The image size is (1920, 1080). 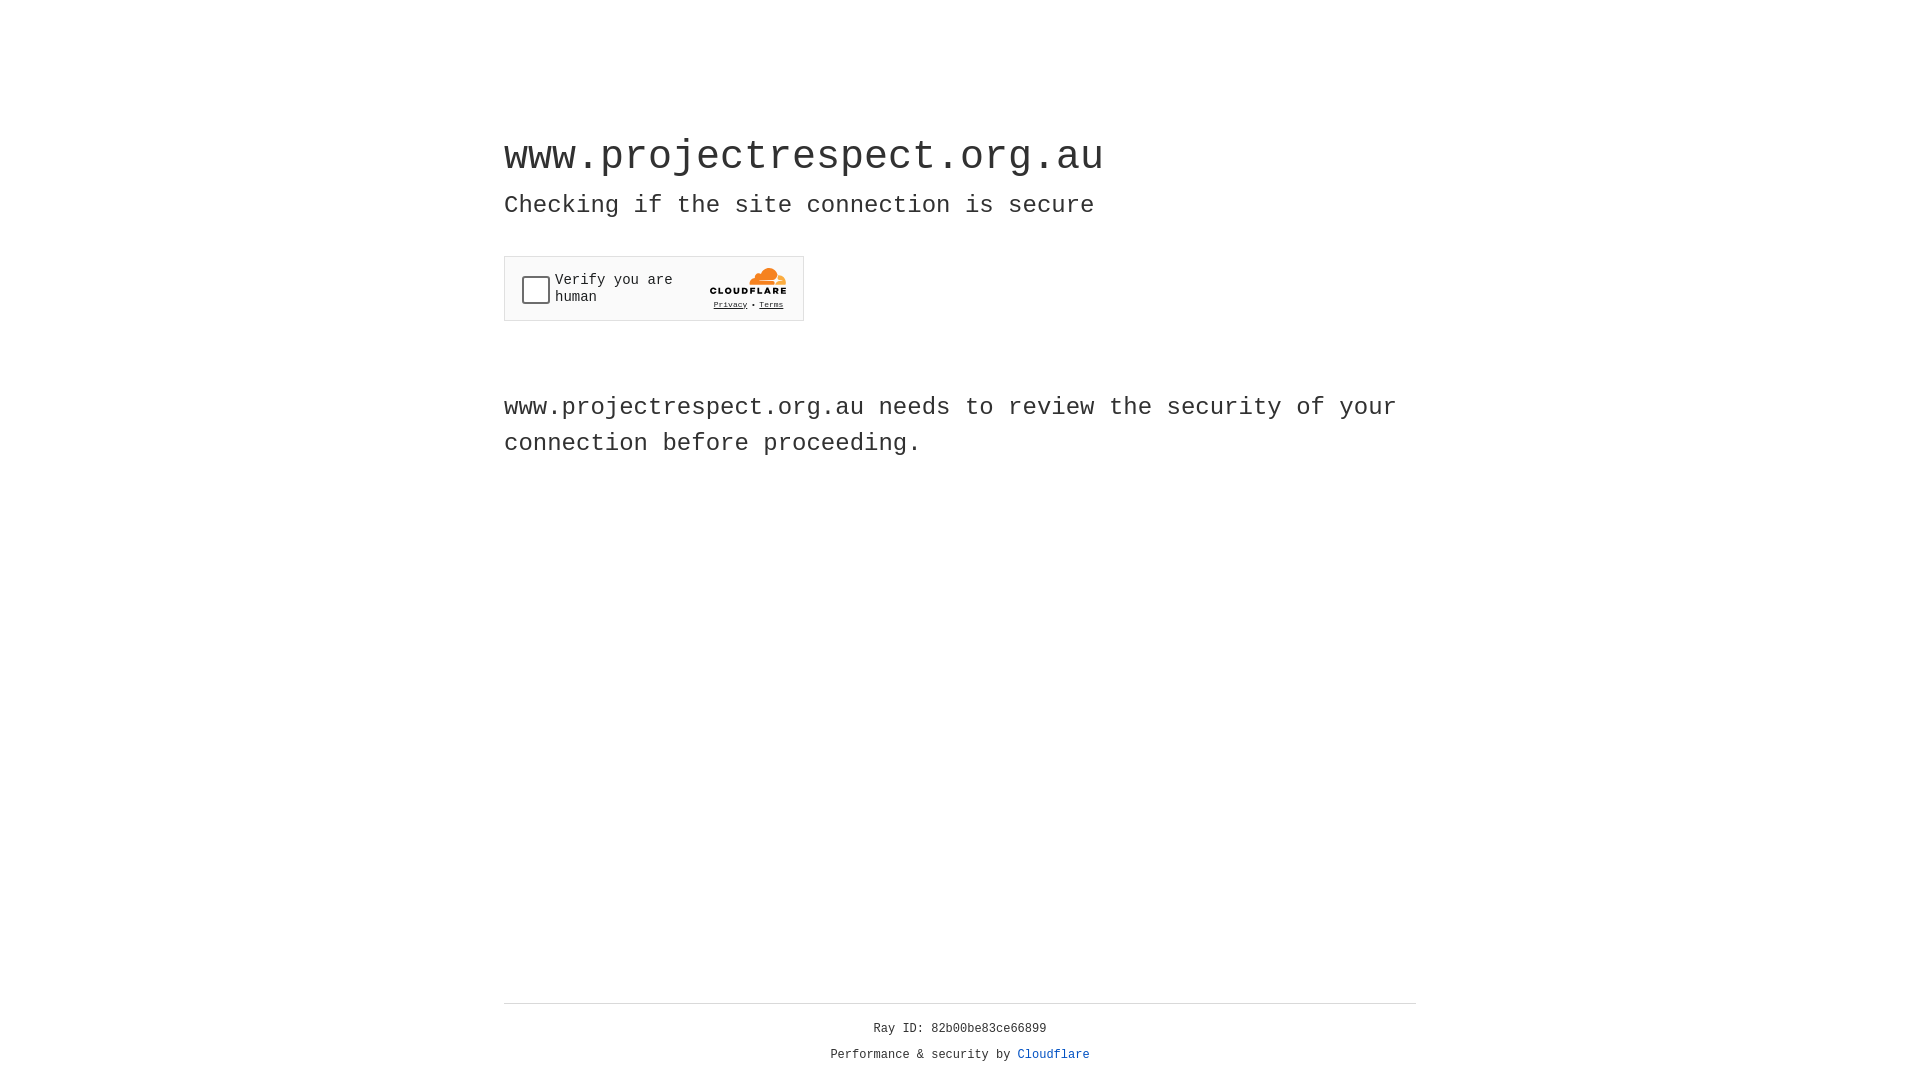 I want to click on 'Widget containing a Cloudflare security challenge', so click(x=653, y=288).